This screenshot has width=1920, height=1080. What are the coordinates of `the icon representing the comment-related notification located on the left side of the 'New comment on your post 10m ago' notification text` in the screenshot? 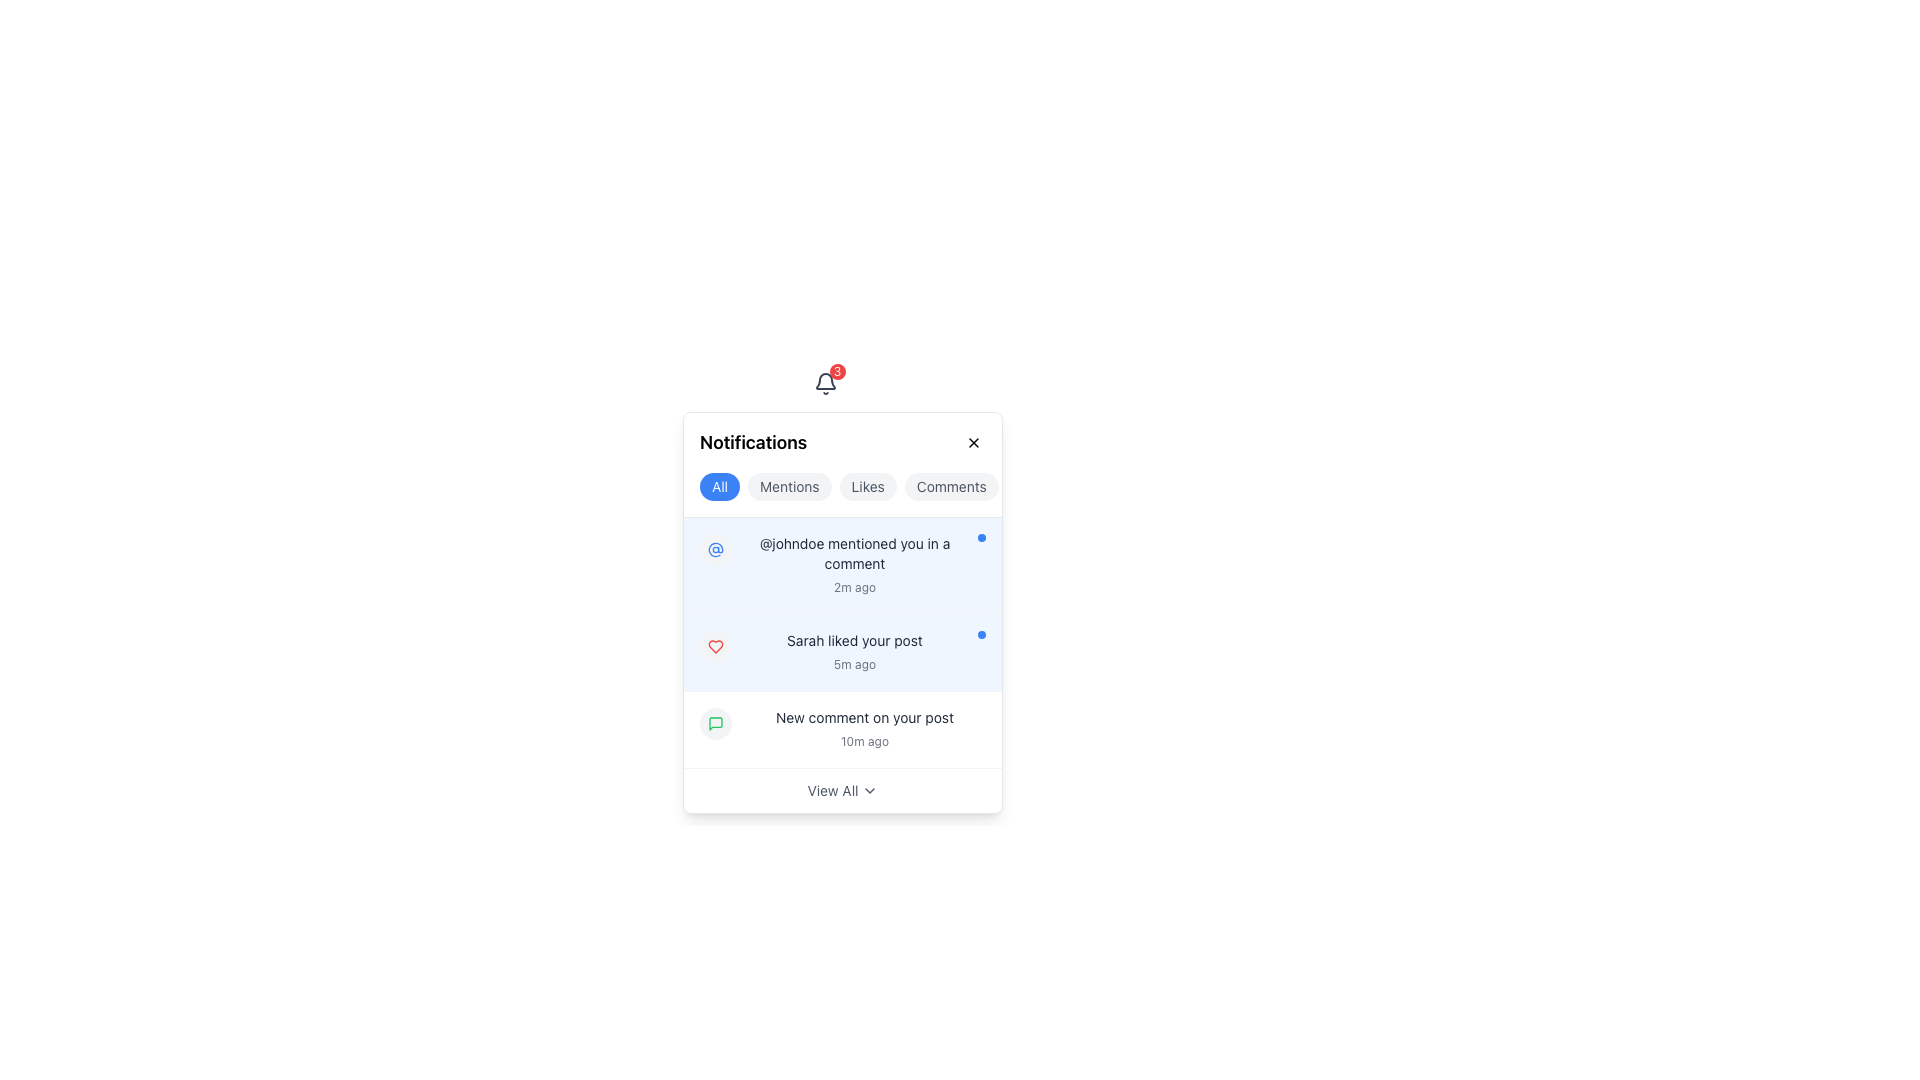 It's located at (715, 724).